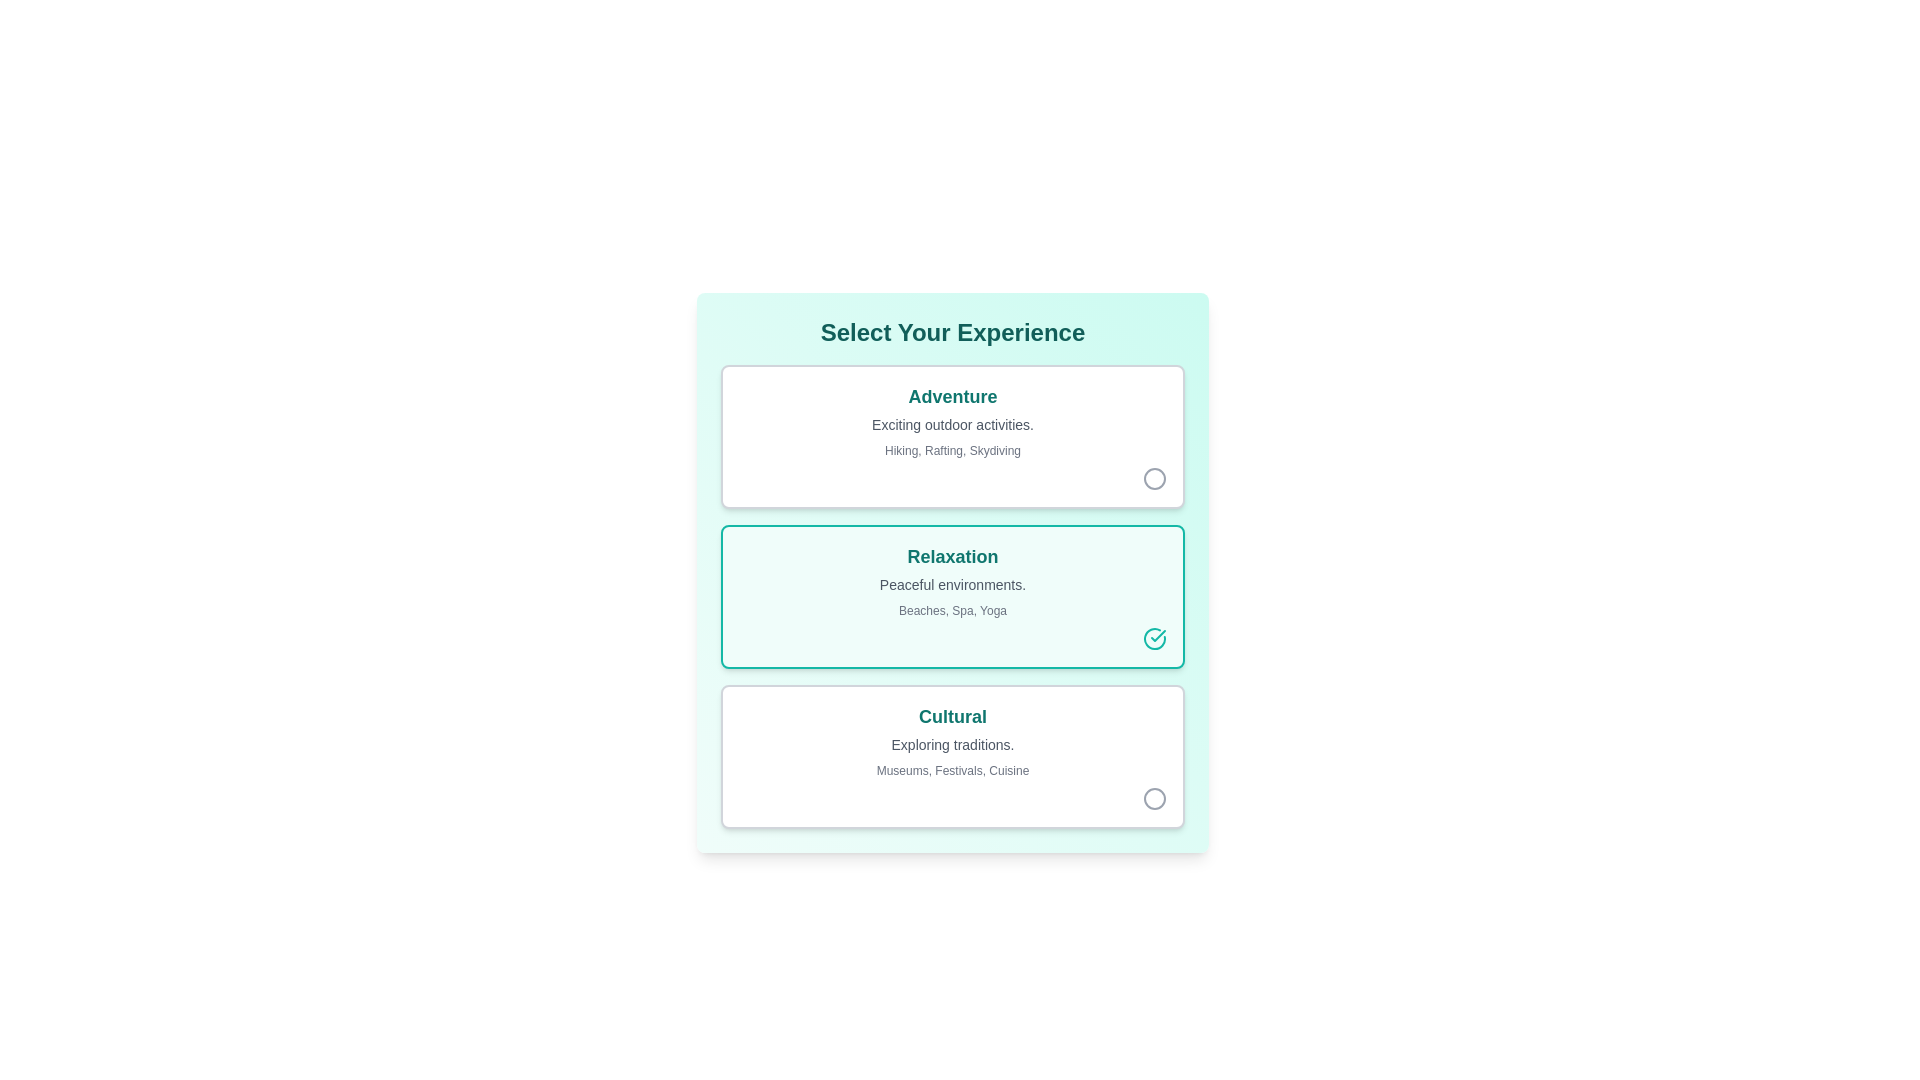 This screenshot has height=1080, width=1920. I want to click on the teal circular icon with a check mark inside, located in the rightmost section of the 'Relaxation' box in the 'Select Your Experience' interface, so click(1155, 639).